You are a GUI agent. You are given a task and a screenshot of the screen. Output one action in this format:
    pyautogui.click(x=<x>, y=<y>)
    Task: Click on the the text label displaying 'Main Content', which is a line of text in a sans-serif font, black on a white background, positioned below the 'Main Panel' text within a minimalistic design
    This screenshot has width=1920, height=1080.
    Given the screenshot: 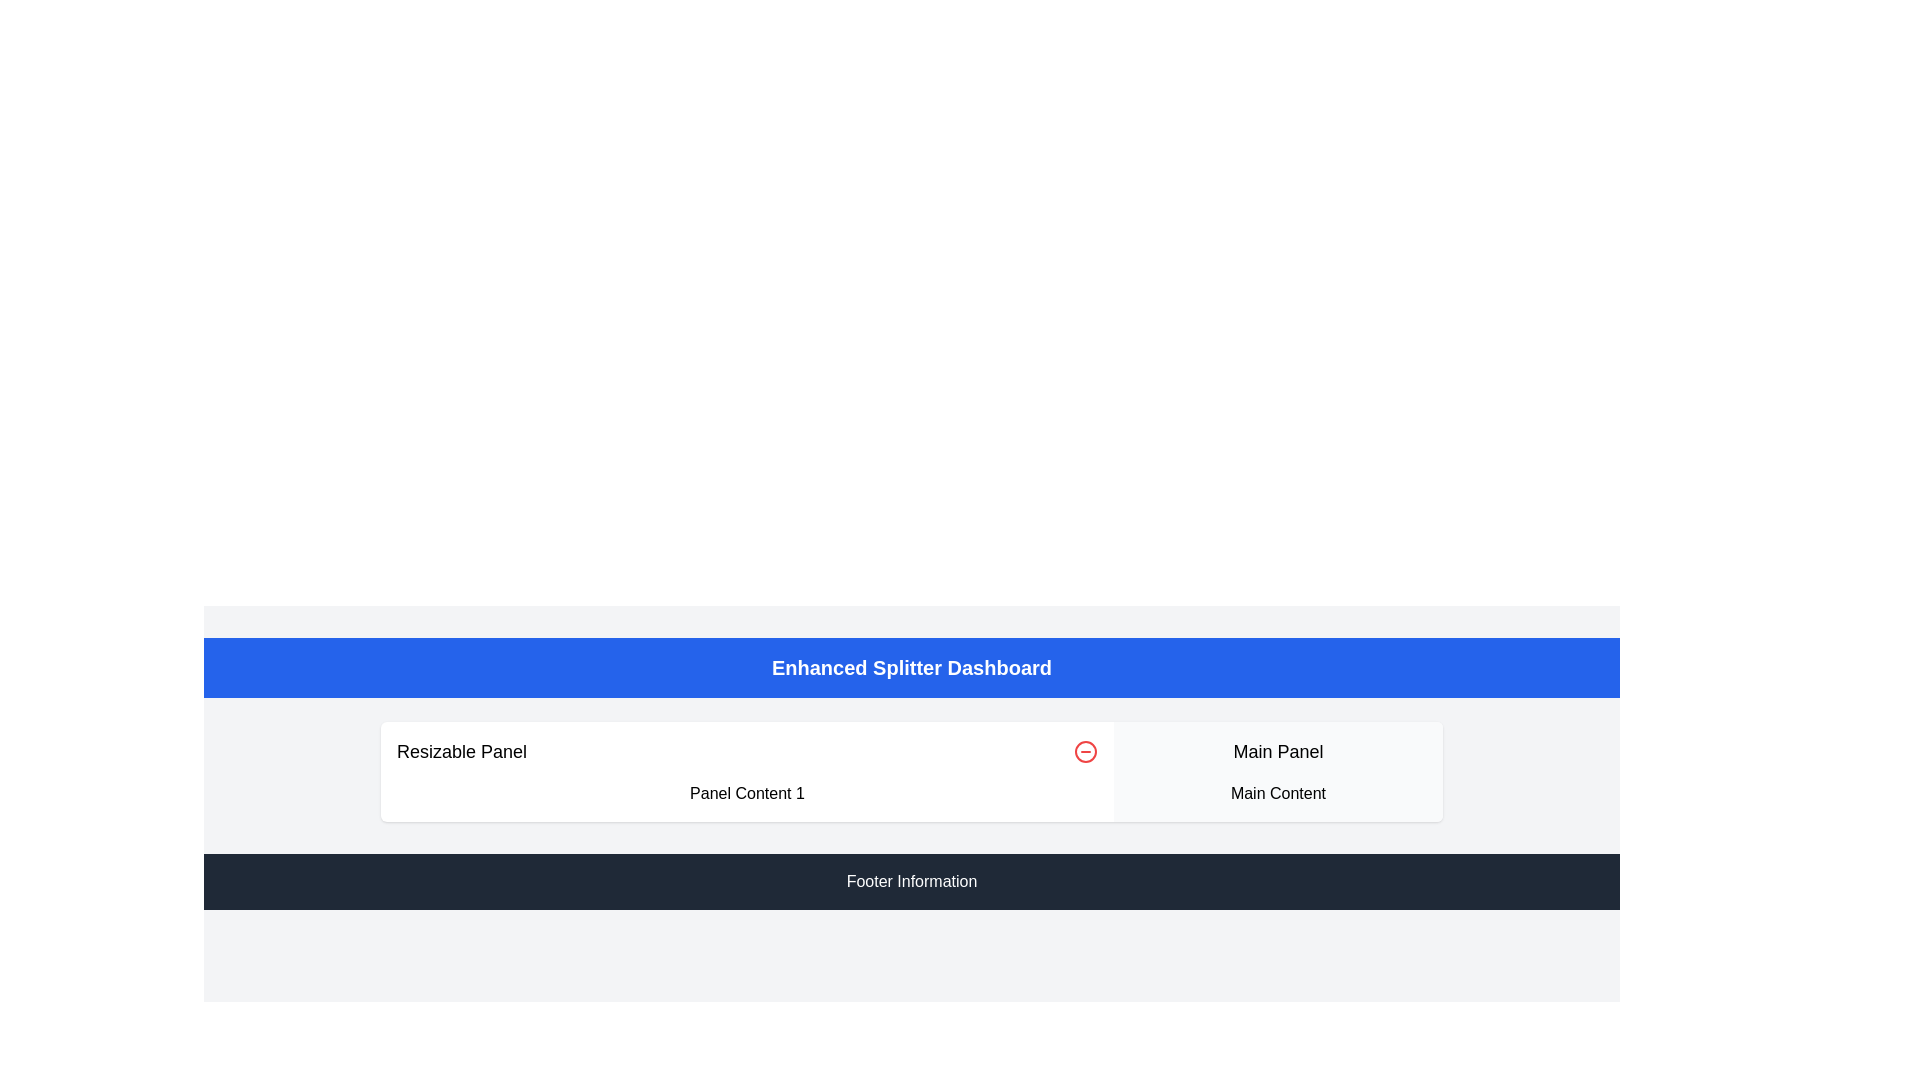 What is the action you would take?
    pyautogui.click(x=1277, y=793)
    